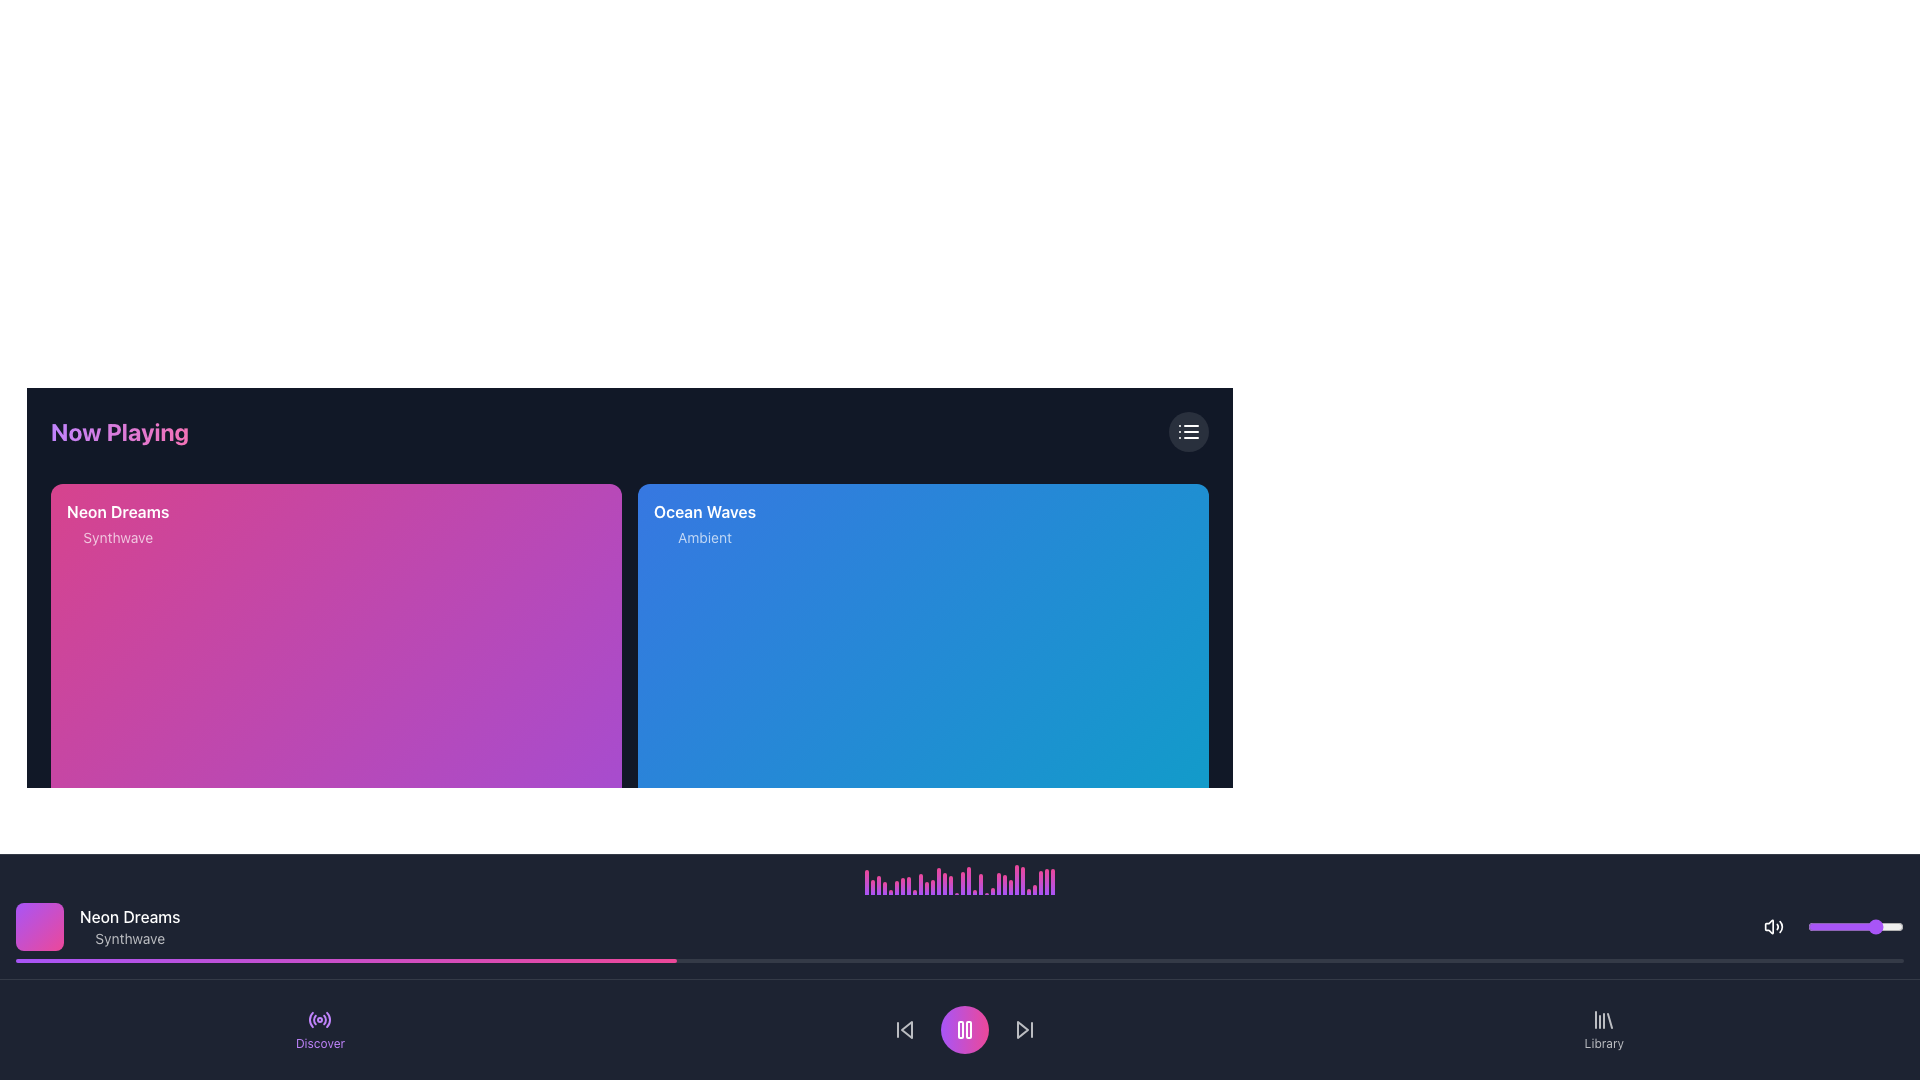 The width and height of the screenshot is (1920, 1080). I want to click on the 19th visual indicator bar from the left, which represents sound levels or activity, to interact with it, so click(974, 883).